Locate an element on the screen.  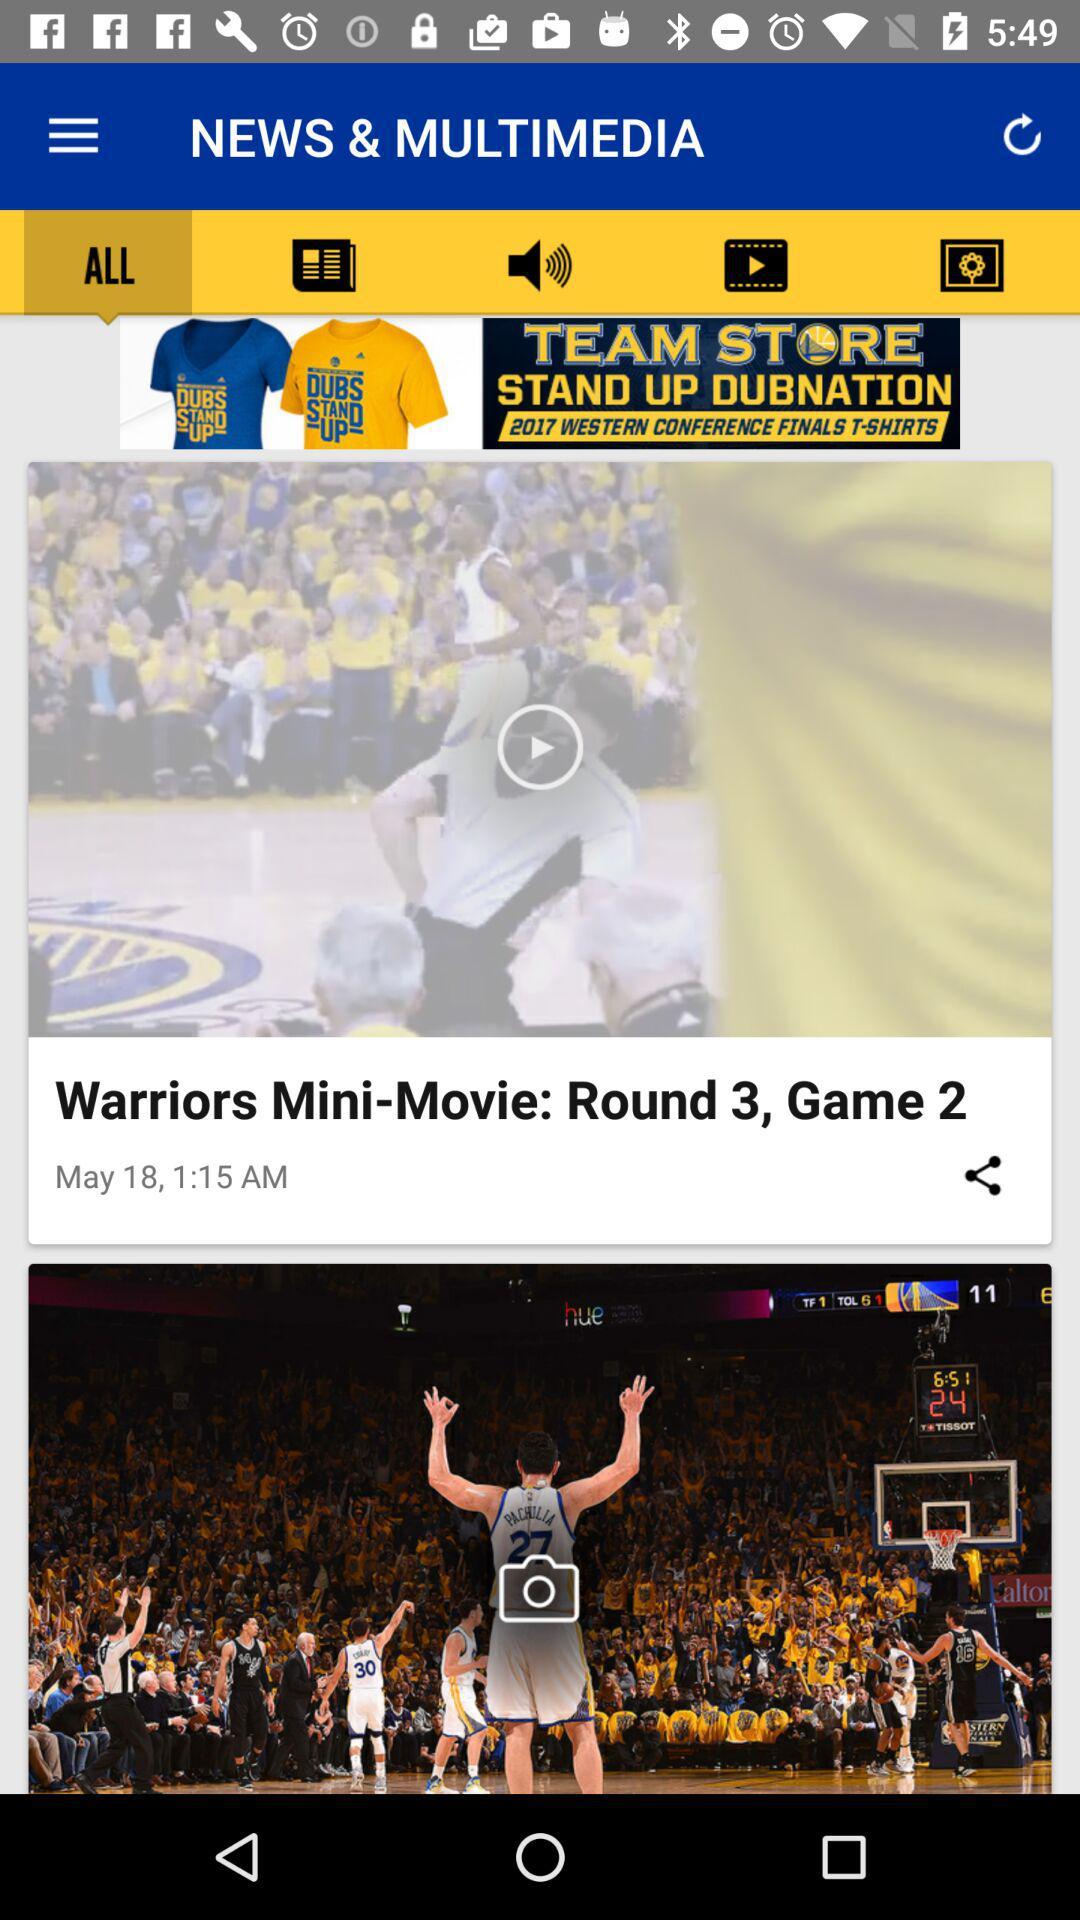
item next to the news & multimedia icon is located at coordinates (72, 135).